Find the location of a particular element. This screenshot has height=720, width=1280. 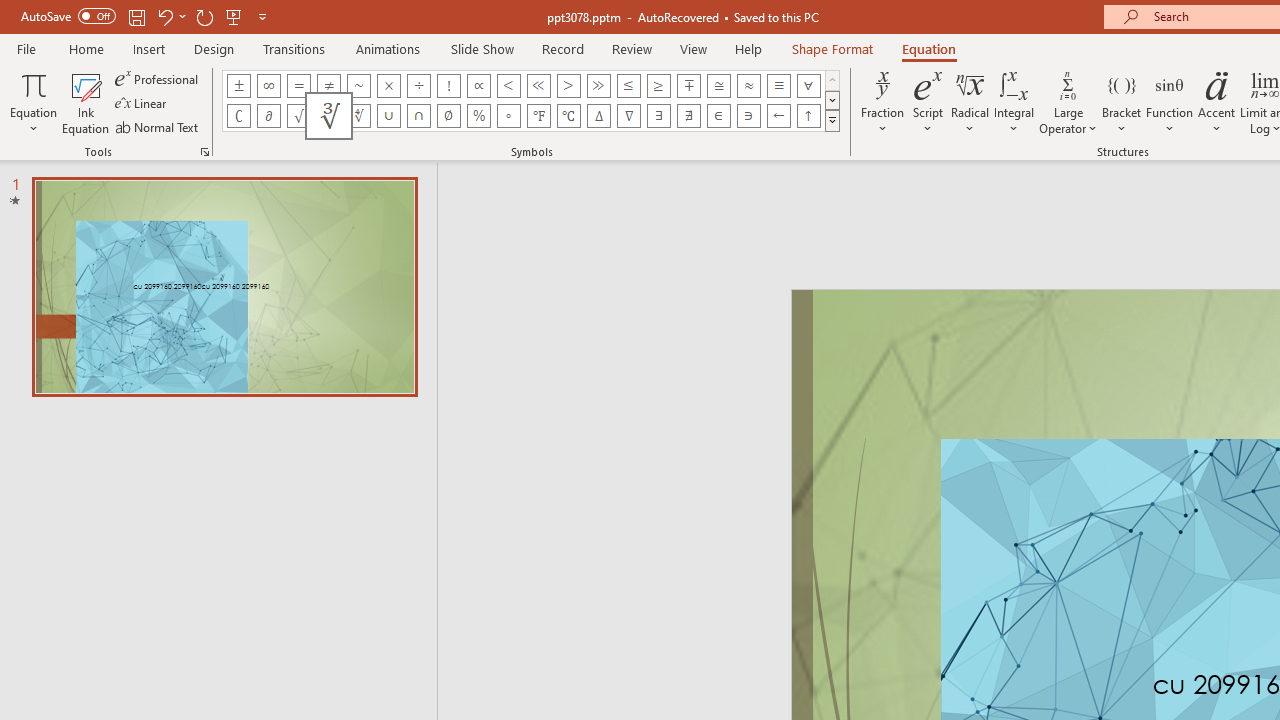

'Linear' is located at coordinates (141, 103).